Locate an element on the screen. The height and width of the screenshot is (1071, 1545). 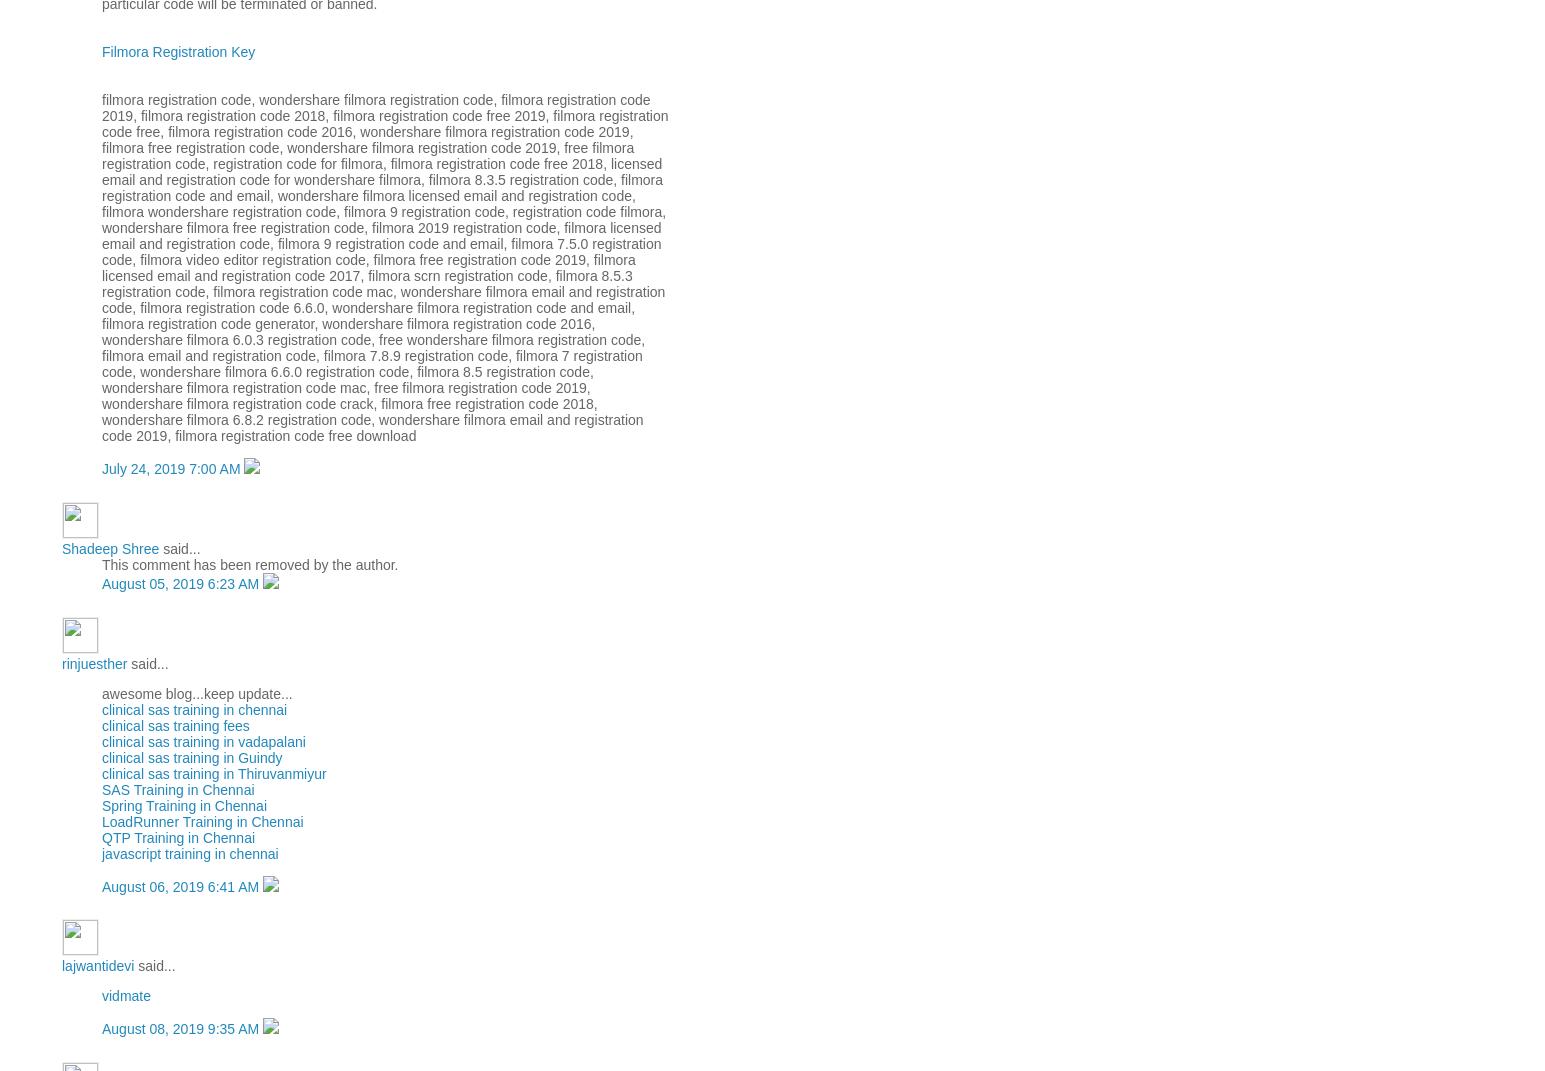
'awesome blog...keep update...' is located at coordinates (196, 693).